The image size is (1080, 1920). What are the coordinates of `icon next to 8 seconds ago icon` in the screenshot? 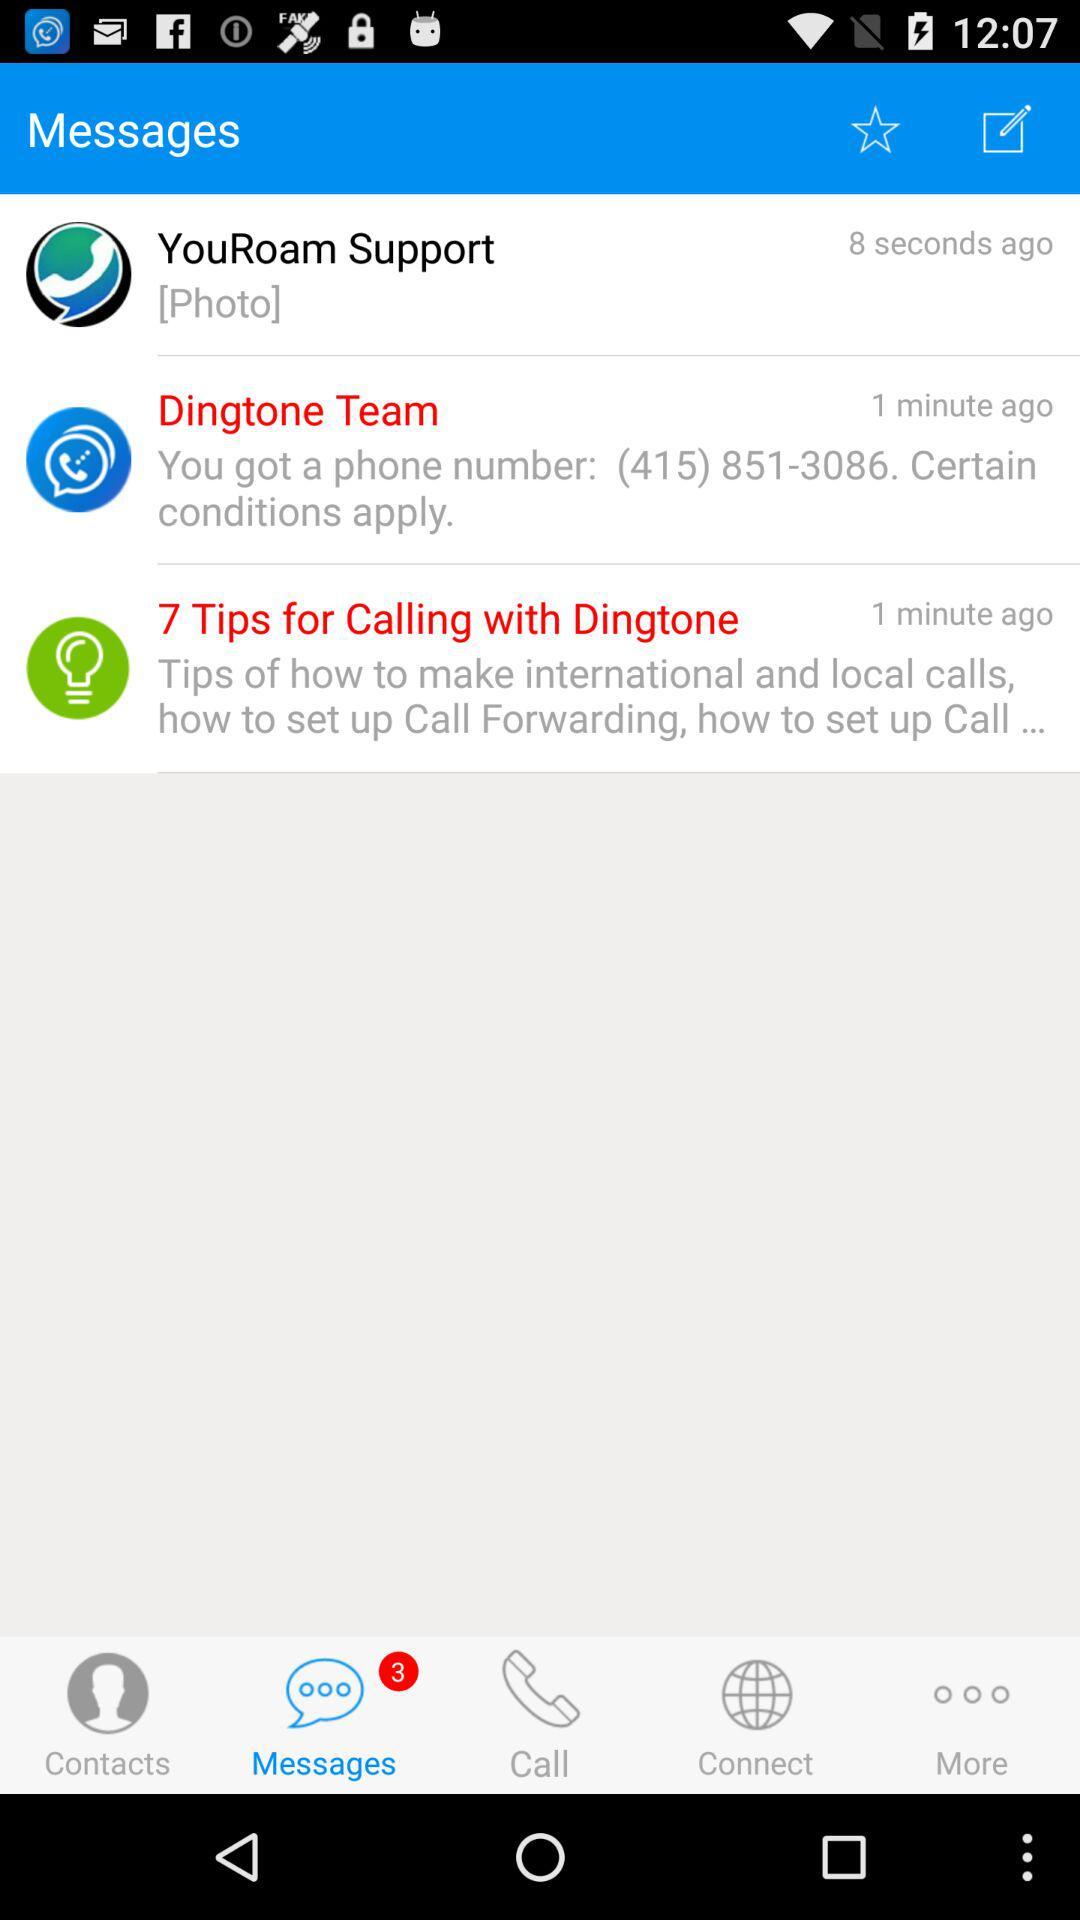 It's located at (325, 246).